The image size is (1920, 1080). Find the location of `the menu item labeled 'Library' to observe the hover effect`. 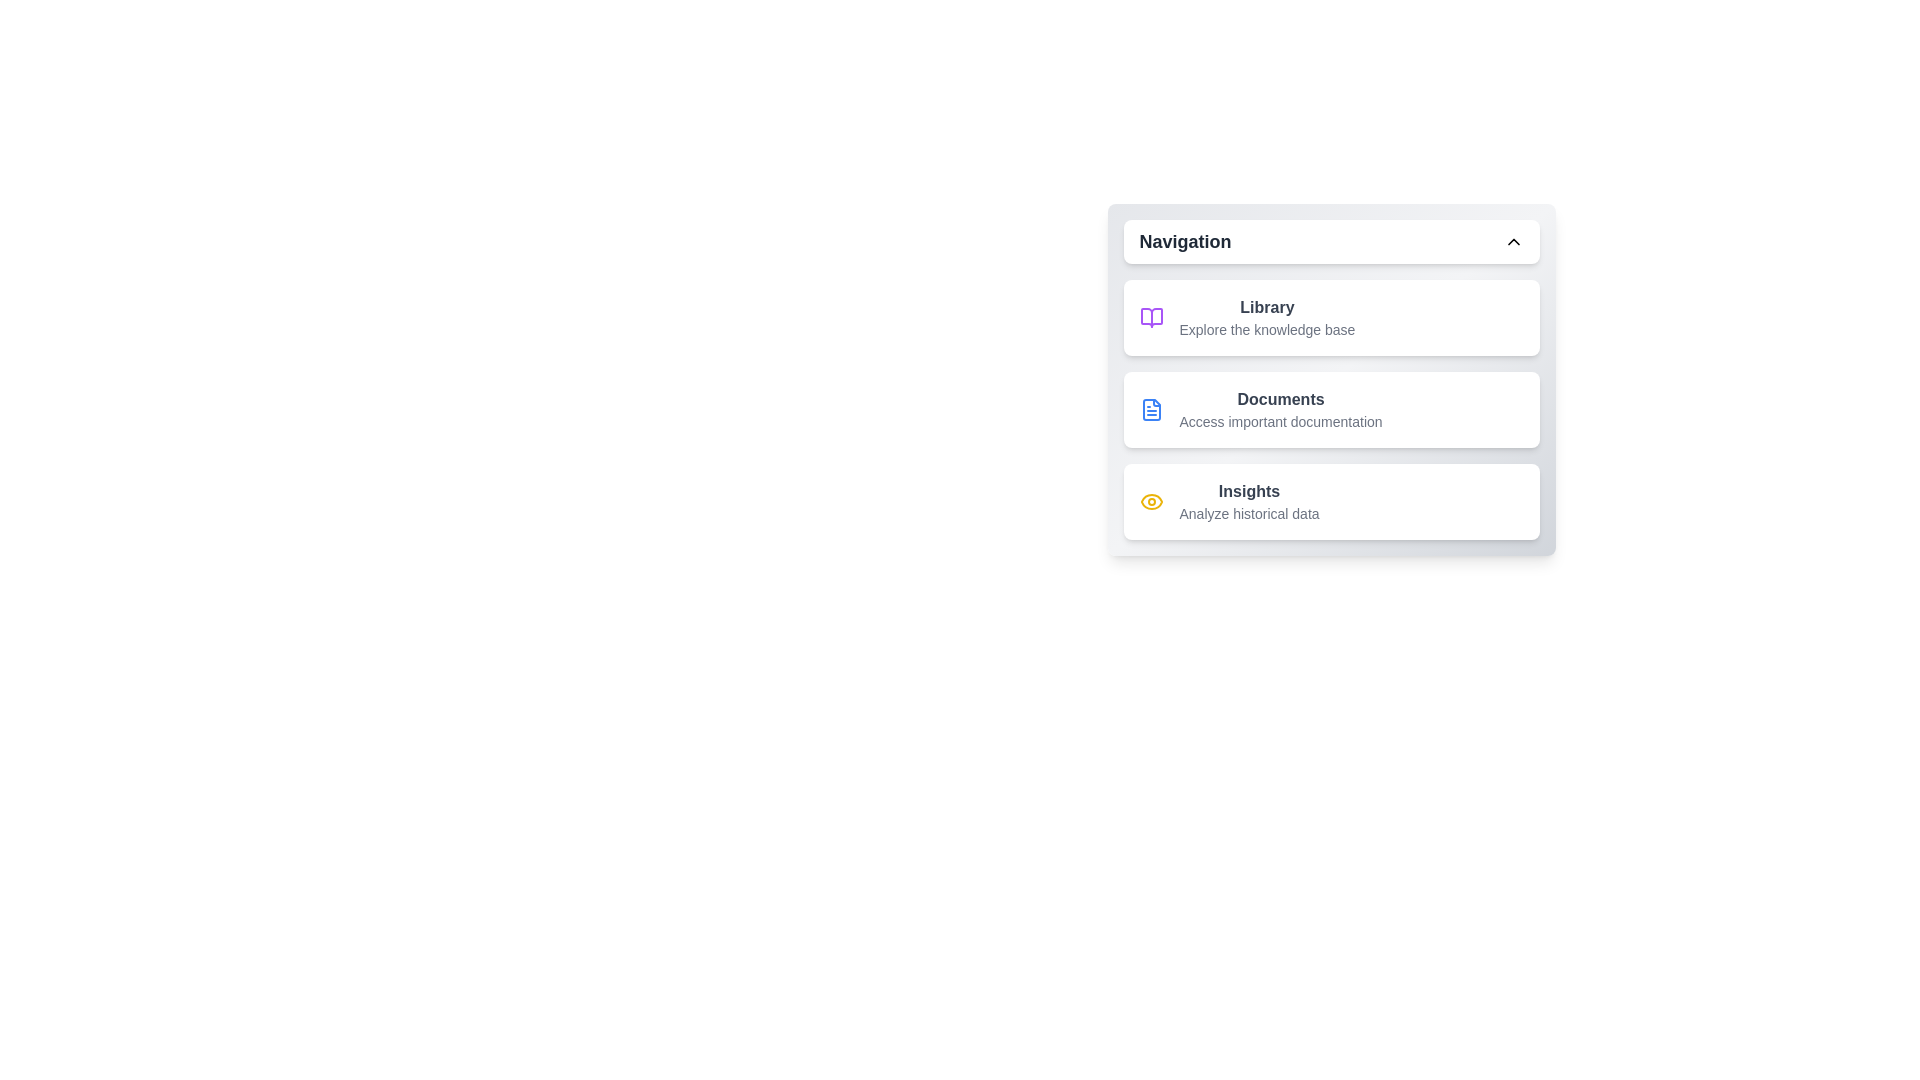

the menu item labeled 'Library' to observe the hover effect is located at coordinates (1331, 316).